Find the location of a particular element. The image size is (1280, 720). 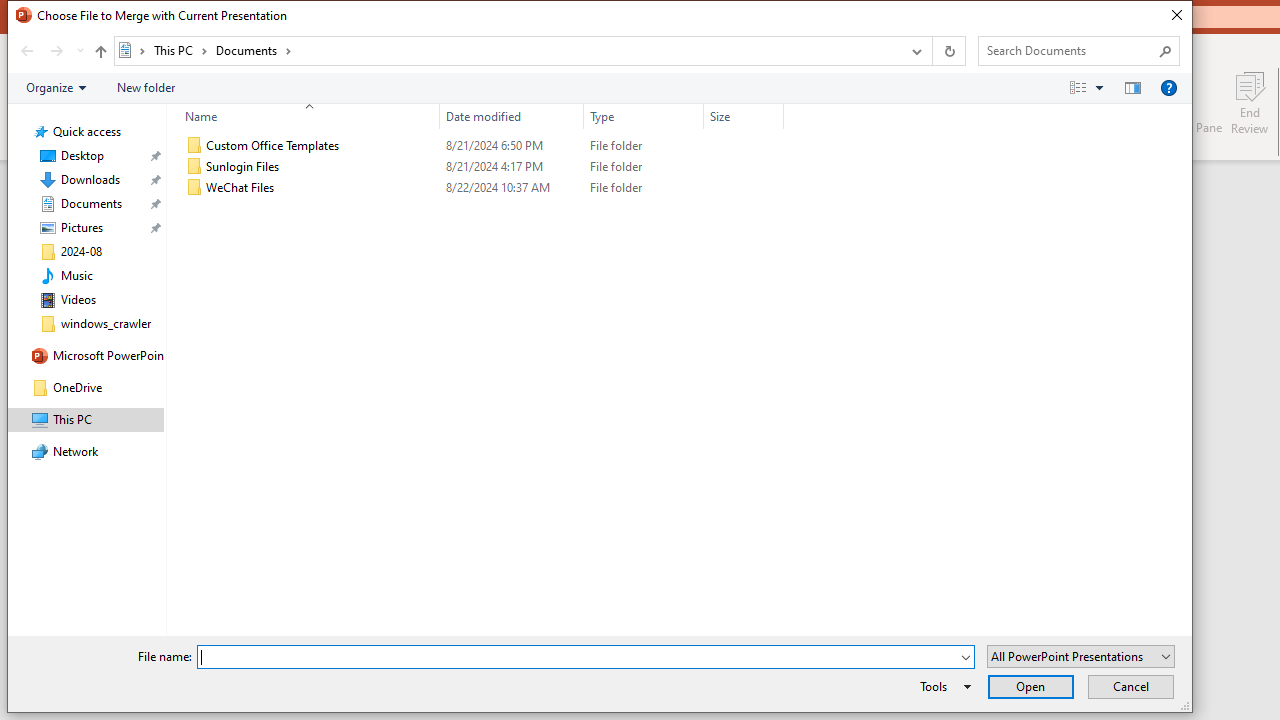

'Filter dropdown' is located at coordinates (774, 116).